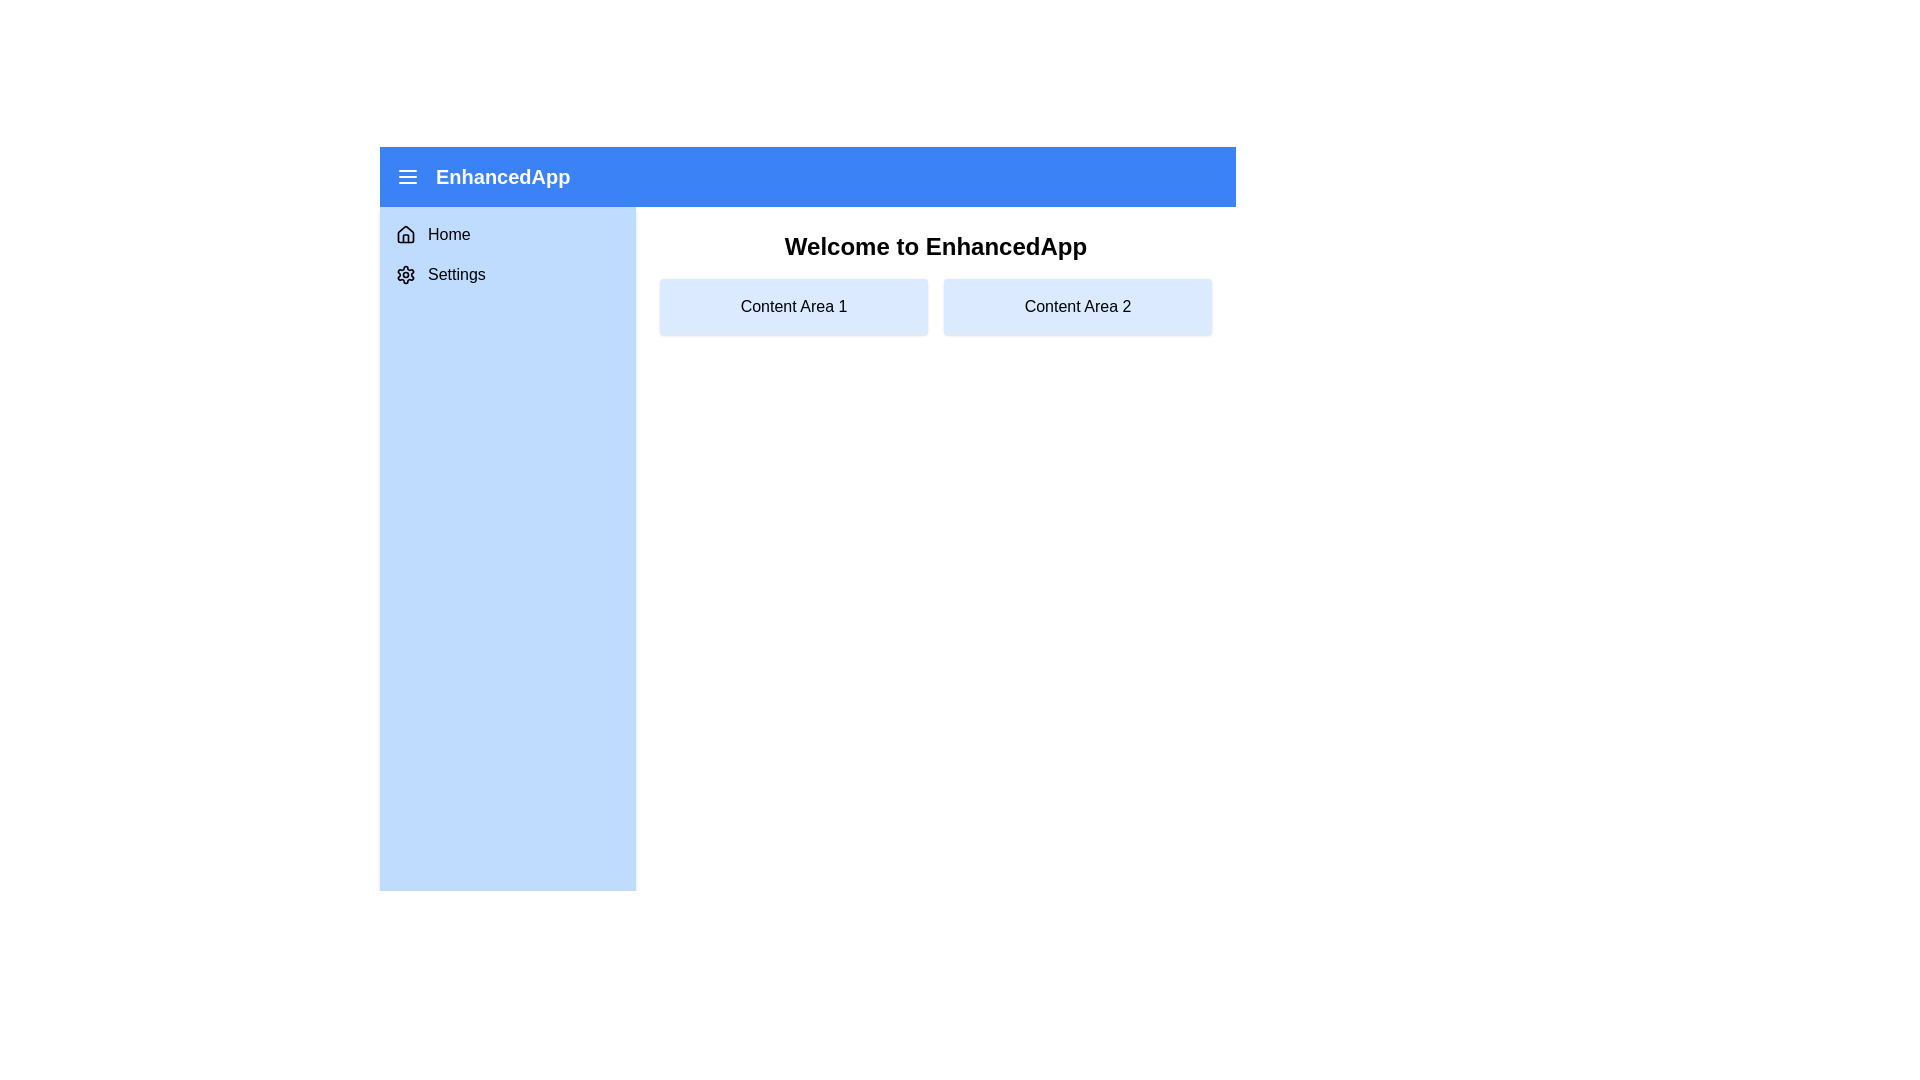 Image resolution: width=1920 pixels, height=1080 pixels. Describe the element at coordinates (483, 176) in the screenshot. I see `the static text element displaying the application title 'EnhancedApp', located on the left side of the blue header bar adjacent to the hamburger menu icon` at that location.